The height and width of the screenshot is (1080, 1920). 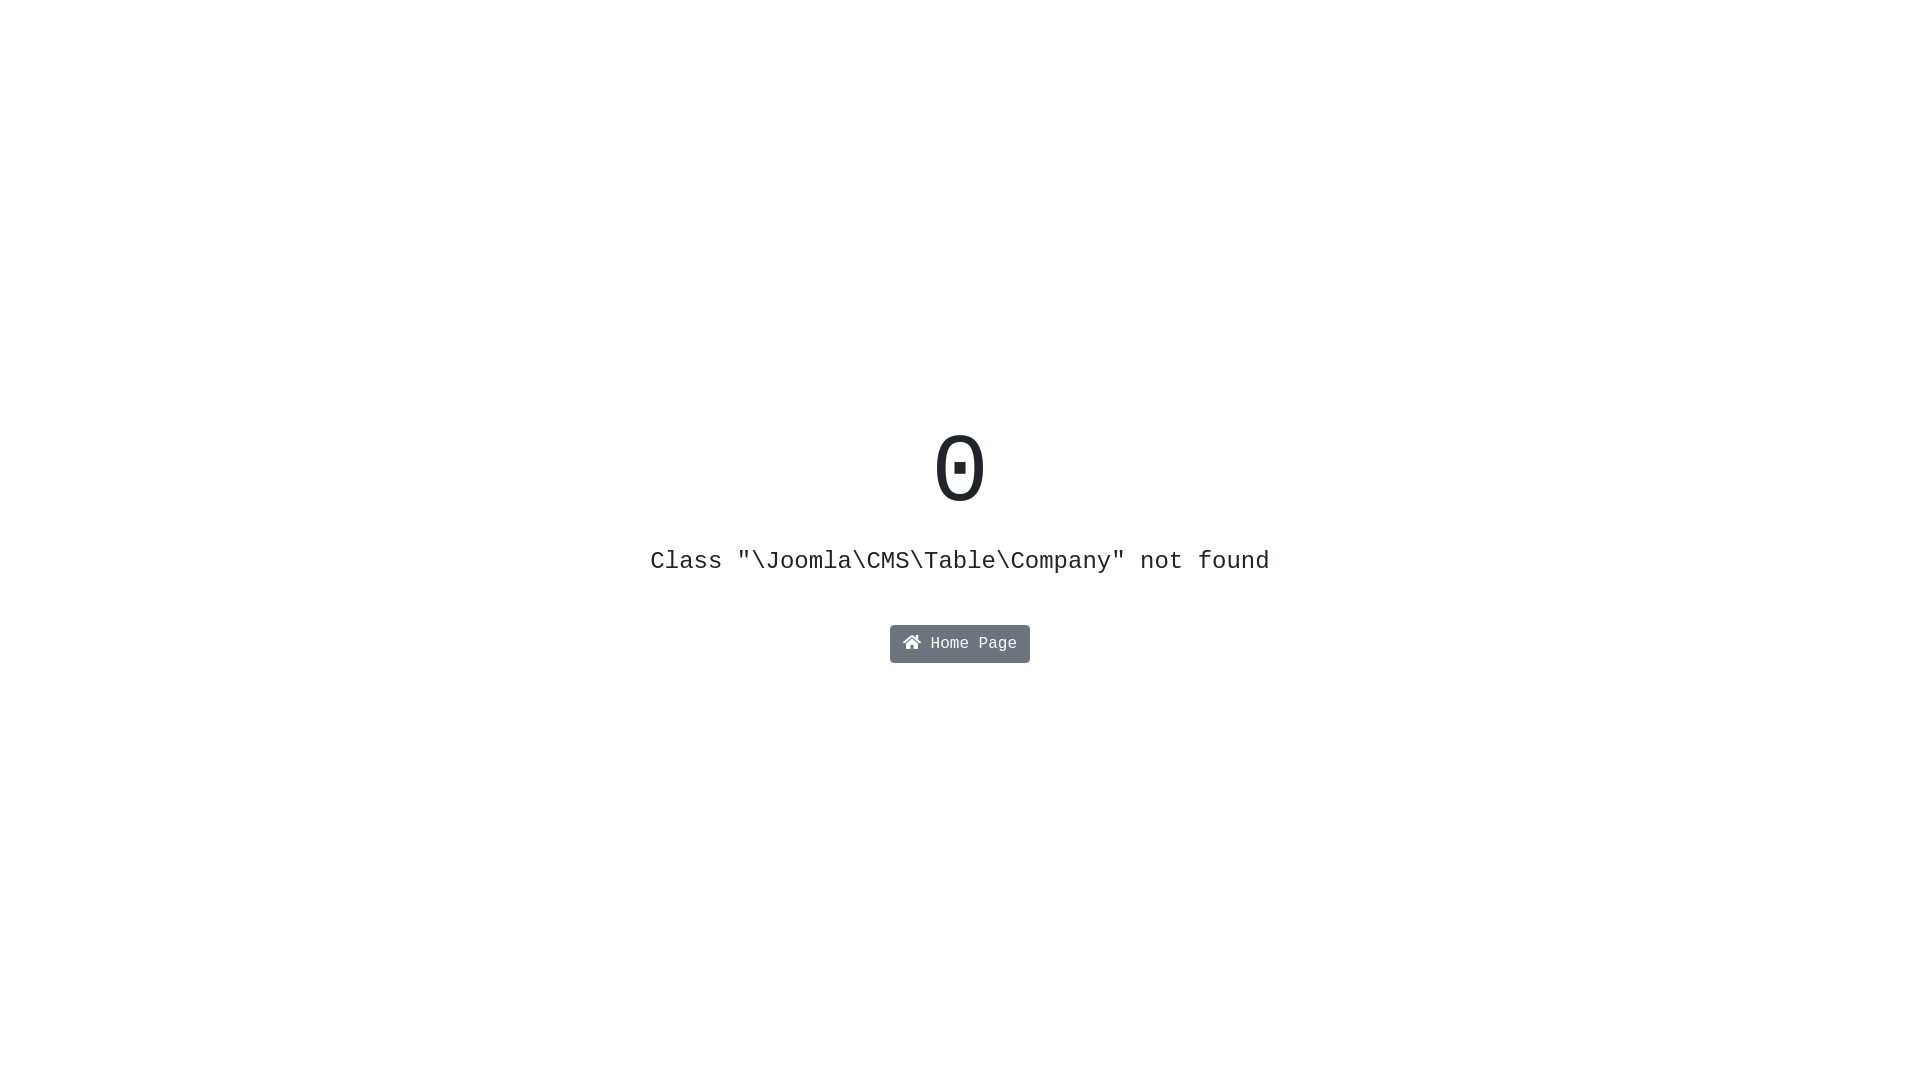 What do you see at coordinates (960, 644) in the screenshot?
I see `'Home Page'` at bounding box center [960, 644].